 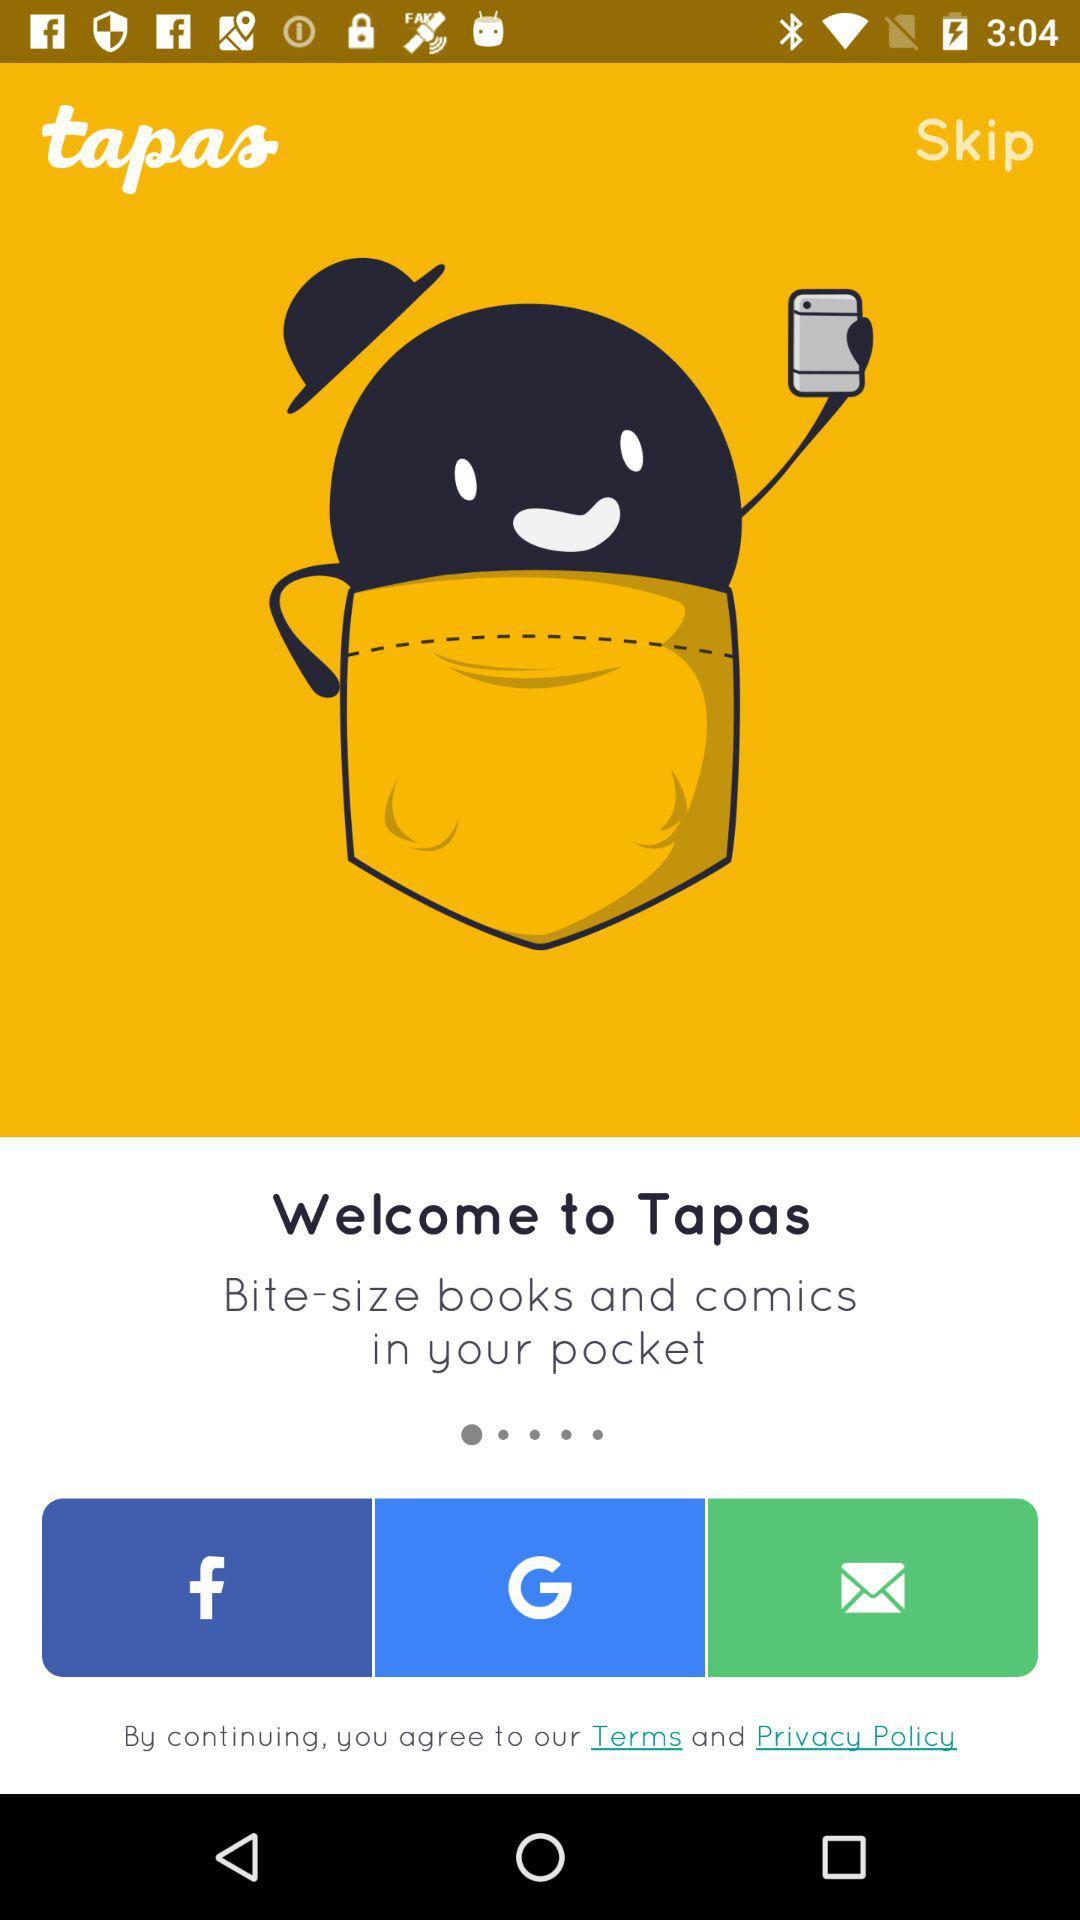 What do you see at coordinates (974, 137) in the screenshot?
I see `icon above welcome to tapas` at bounding box center [974, 137].